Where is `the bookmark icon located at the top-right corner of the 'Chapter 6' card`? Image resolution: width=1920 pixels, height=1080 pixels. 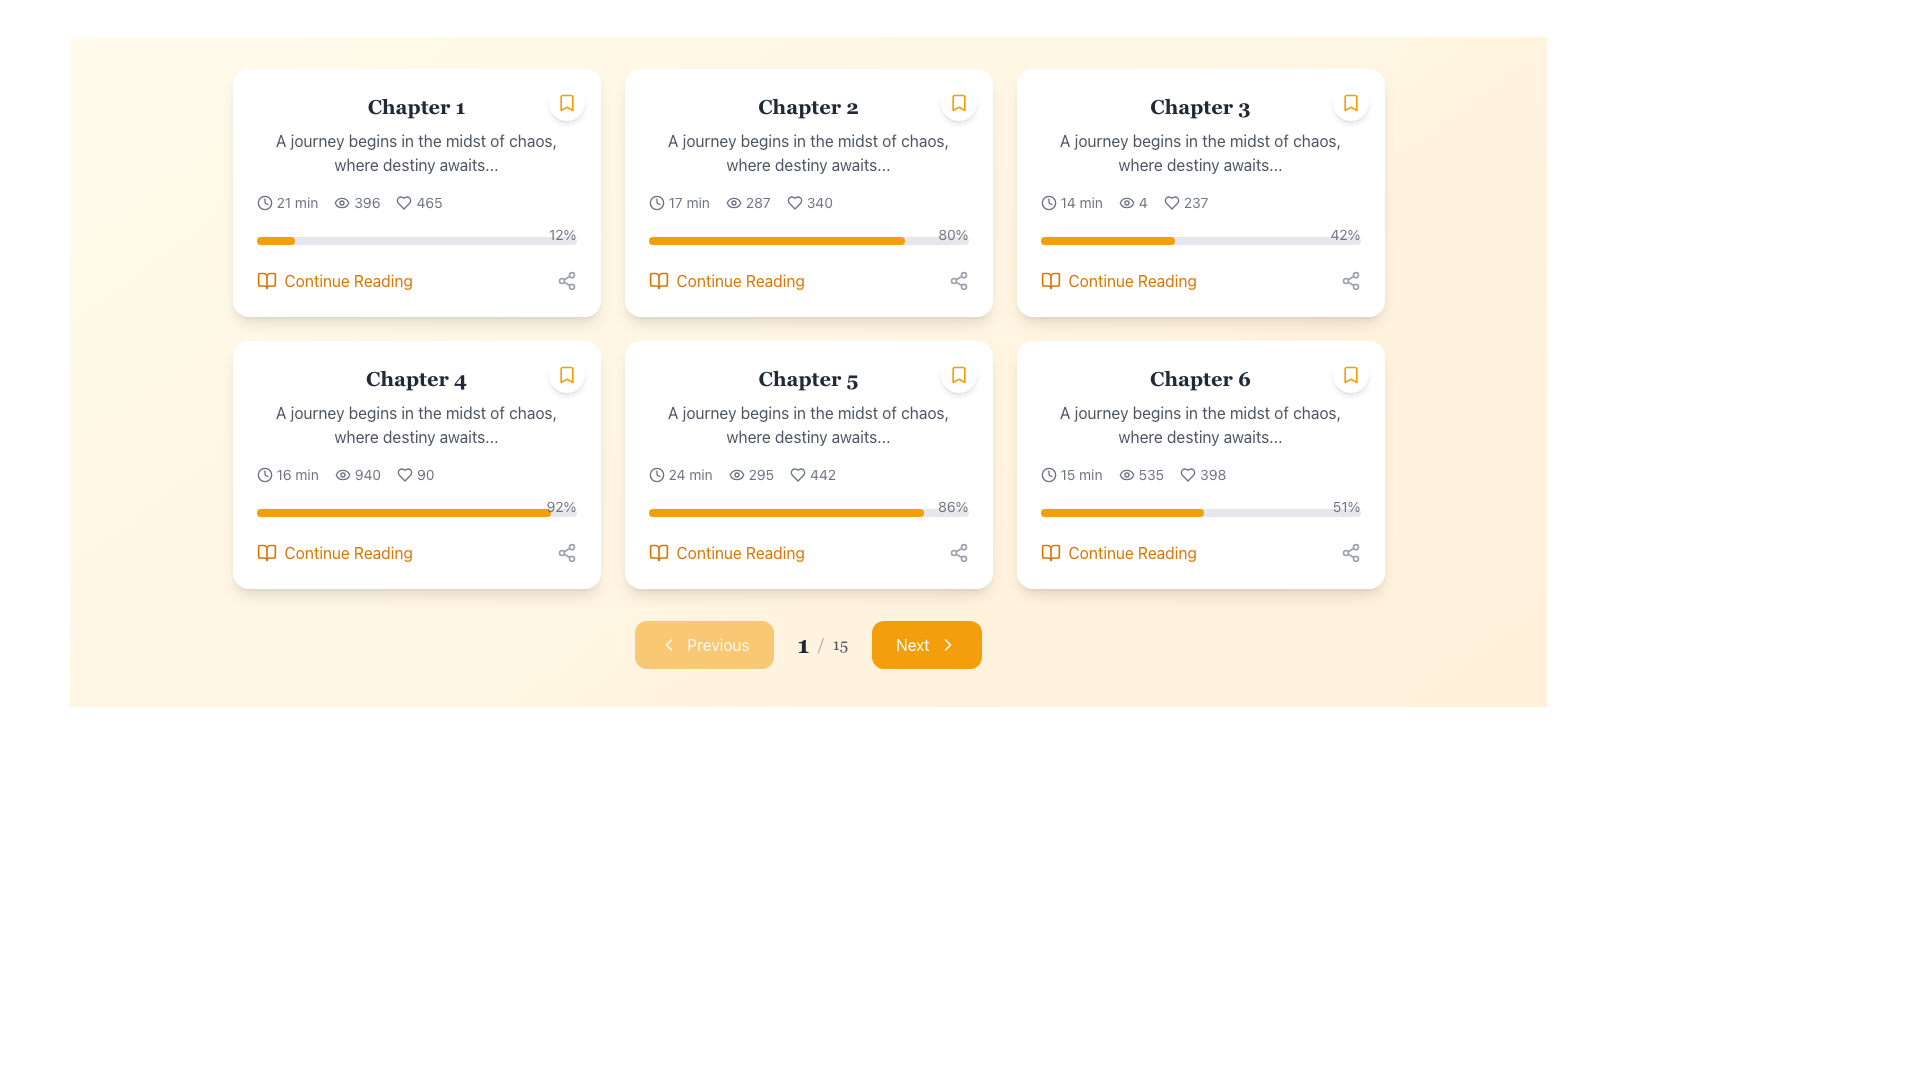 the bookmark icon located at the top-right corner of the 'Chapter 6' card is located at coordinates (1350, 374).